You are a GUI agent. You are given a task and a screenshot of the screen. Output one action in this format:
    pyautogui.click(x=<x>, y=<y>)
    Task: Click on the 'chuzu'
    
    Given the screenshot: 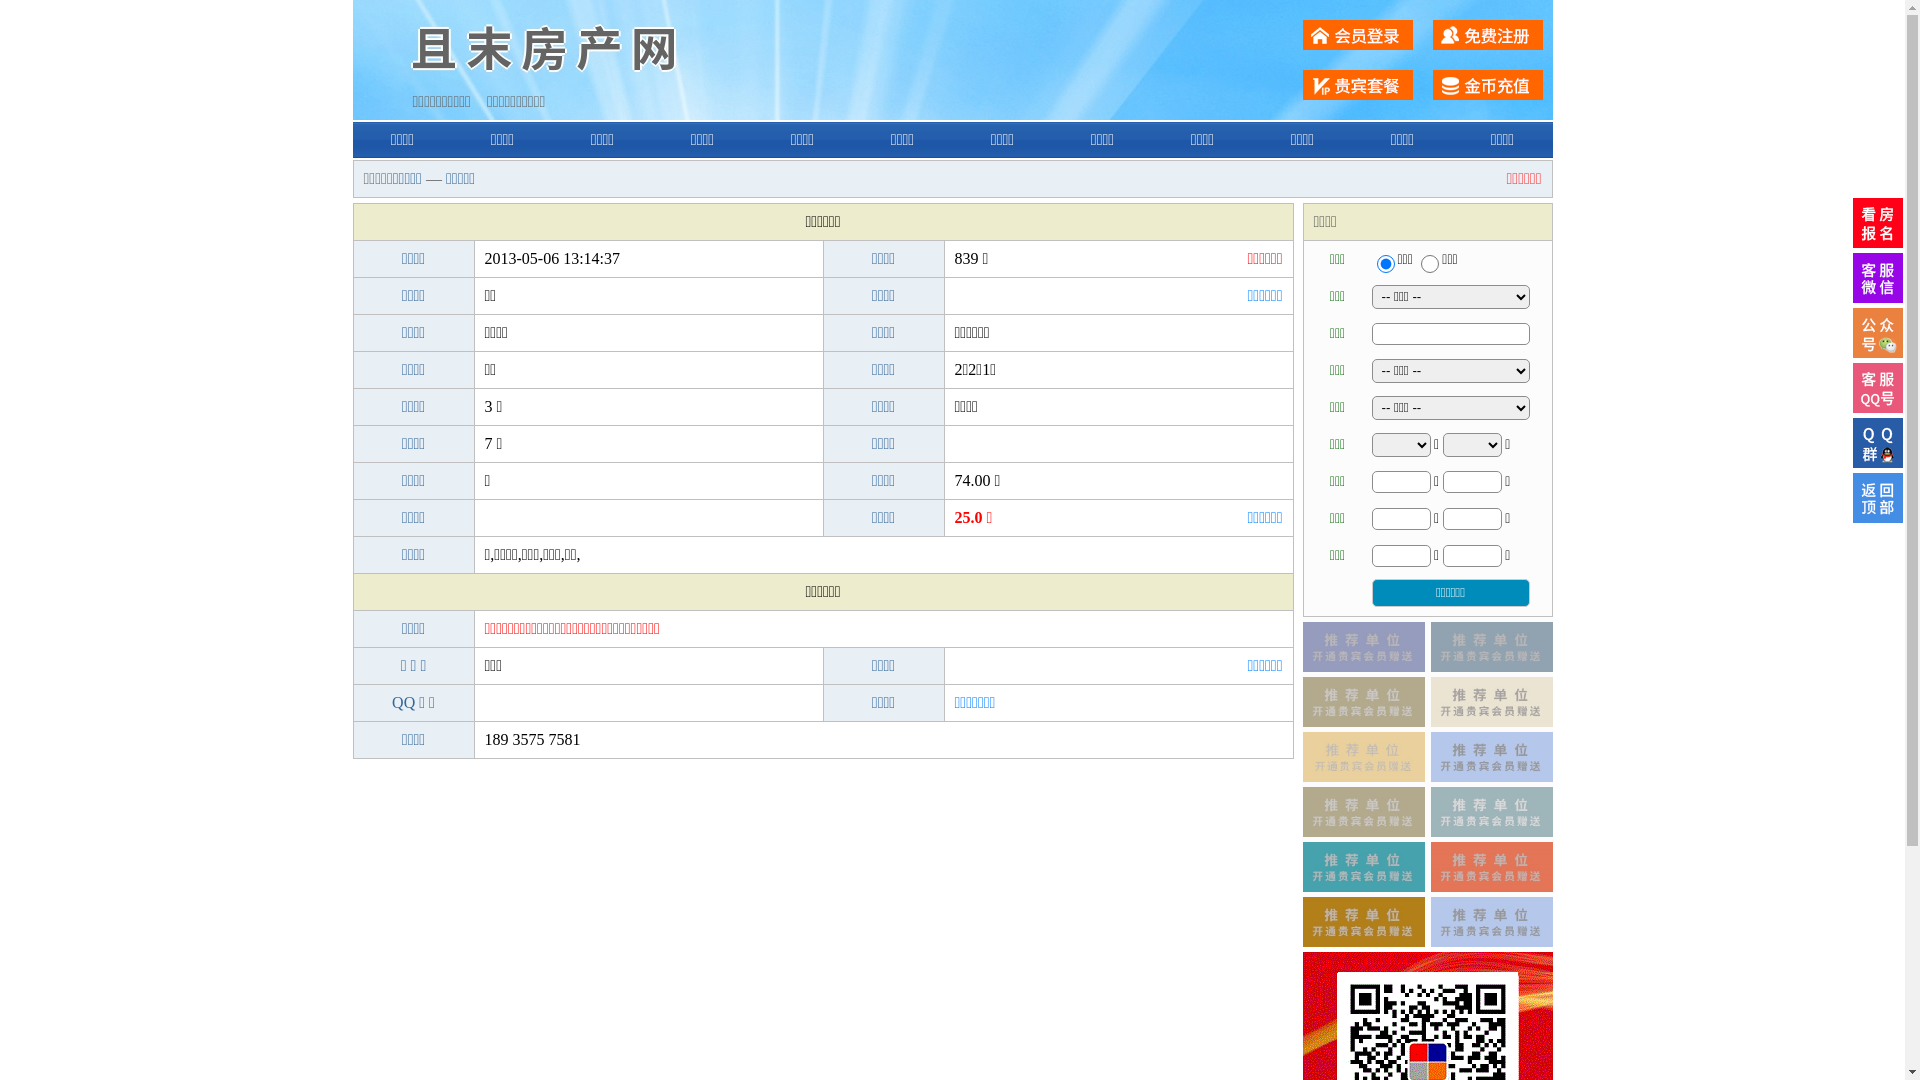 What is the action you would take?
    pyautogui.click(x=1419, y=262)
    